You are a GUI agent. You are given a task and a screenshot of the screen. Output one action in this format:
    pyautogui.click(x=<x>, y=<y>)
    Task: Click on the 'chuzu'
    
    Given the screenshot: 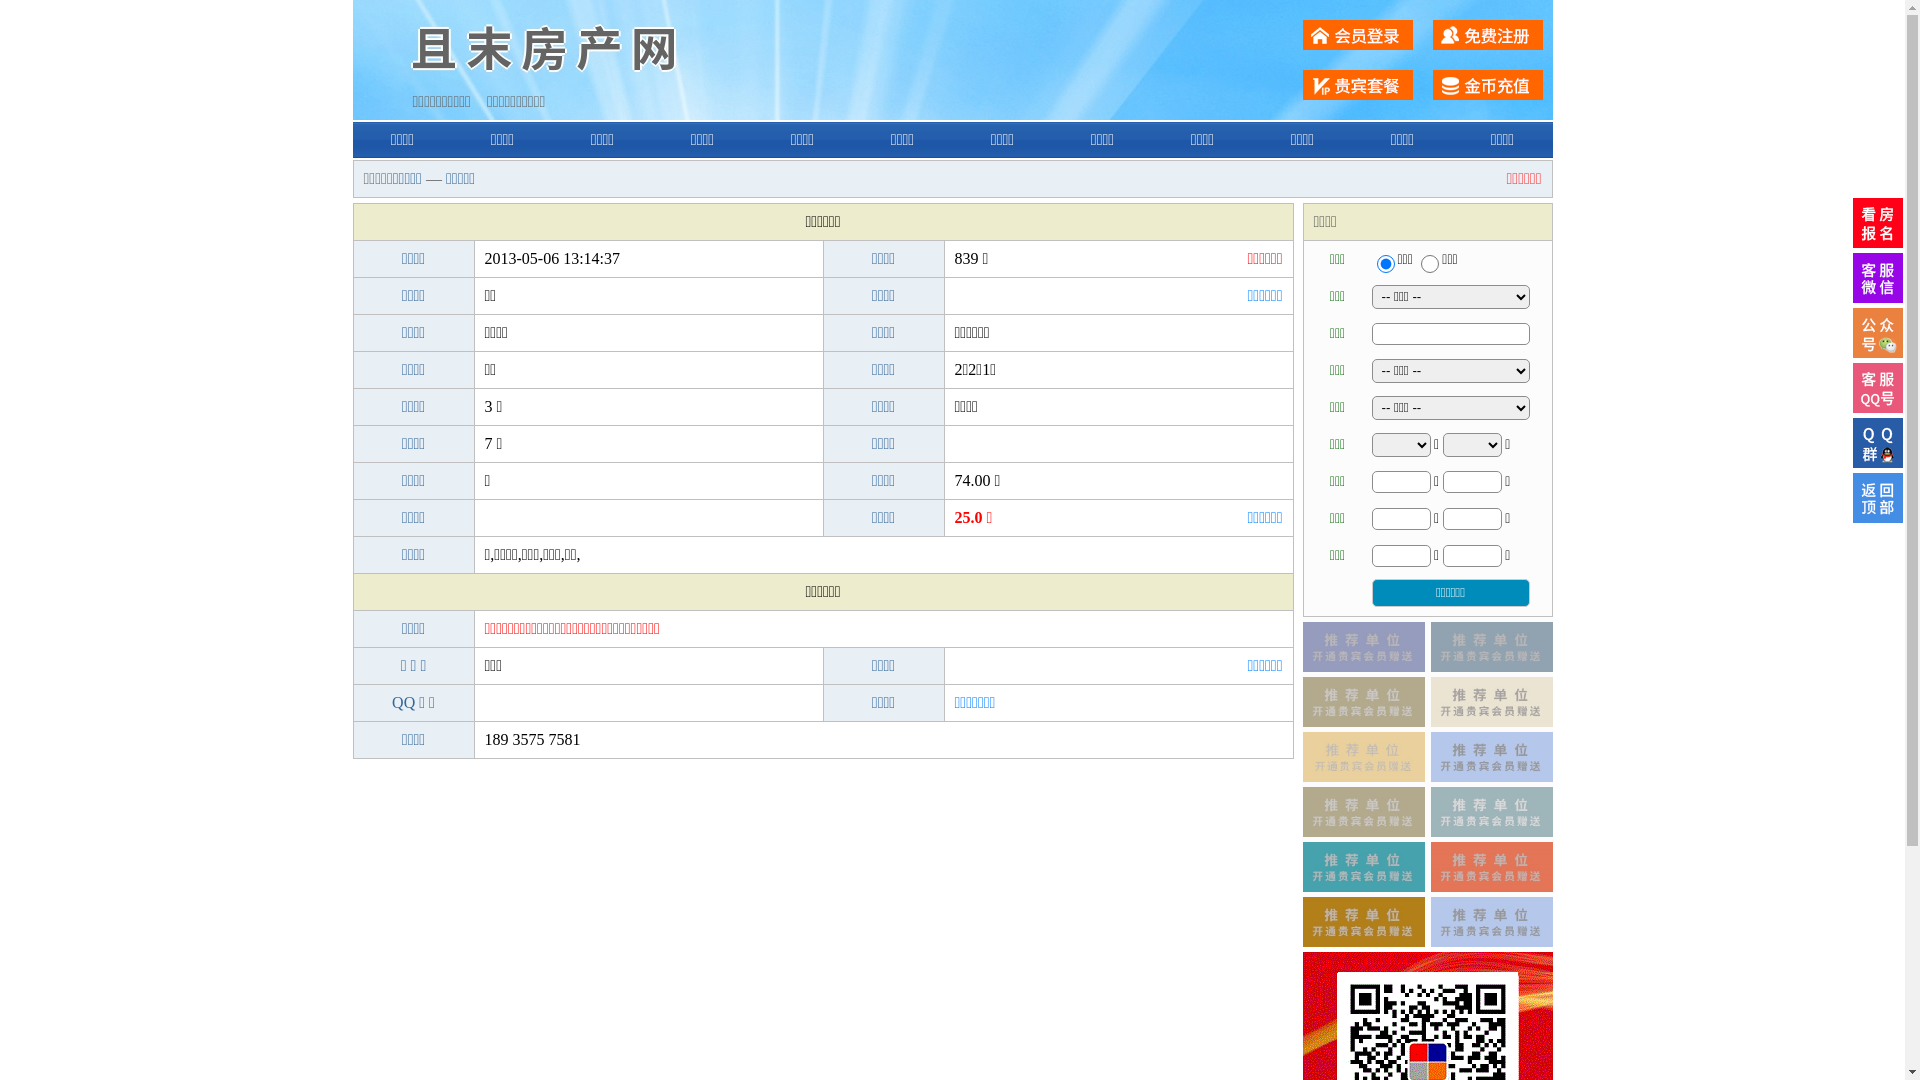 What is the action you would take?
    pyautogui.click(x=1419, y=262)
    